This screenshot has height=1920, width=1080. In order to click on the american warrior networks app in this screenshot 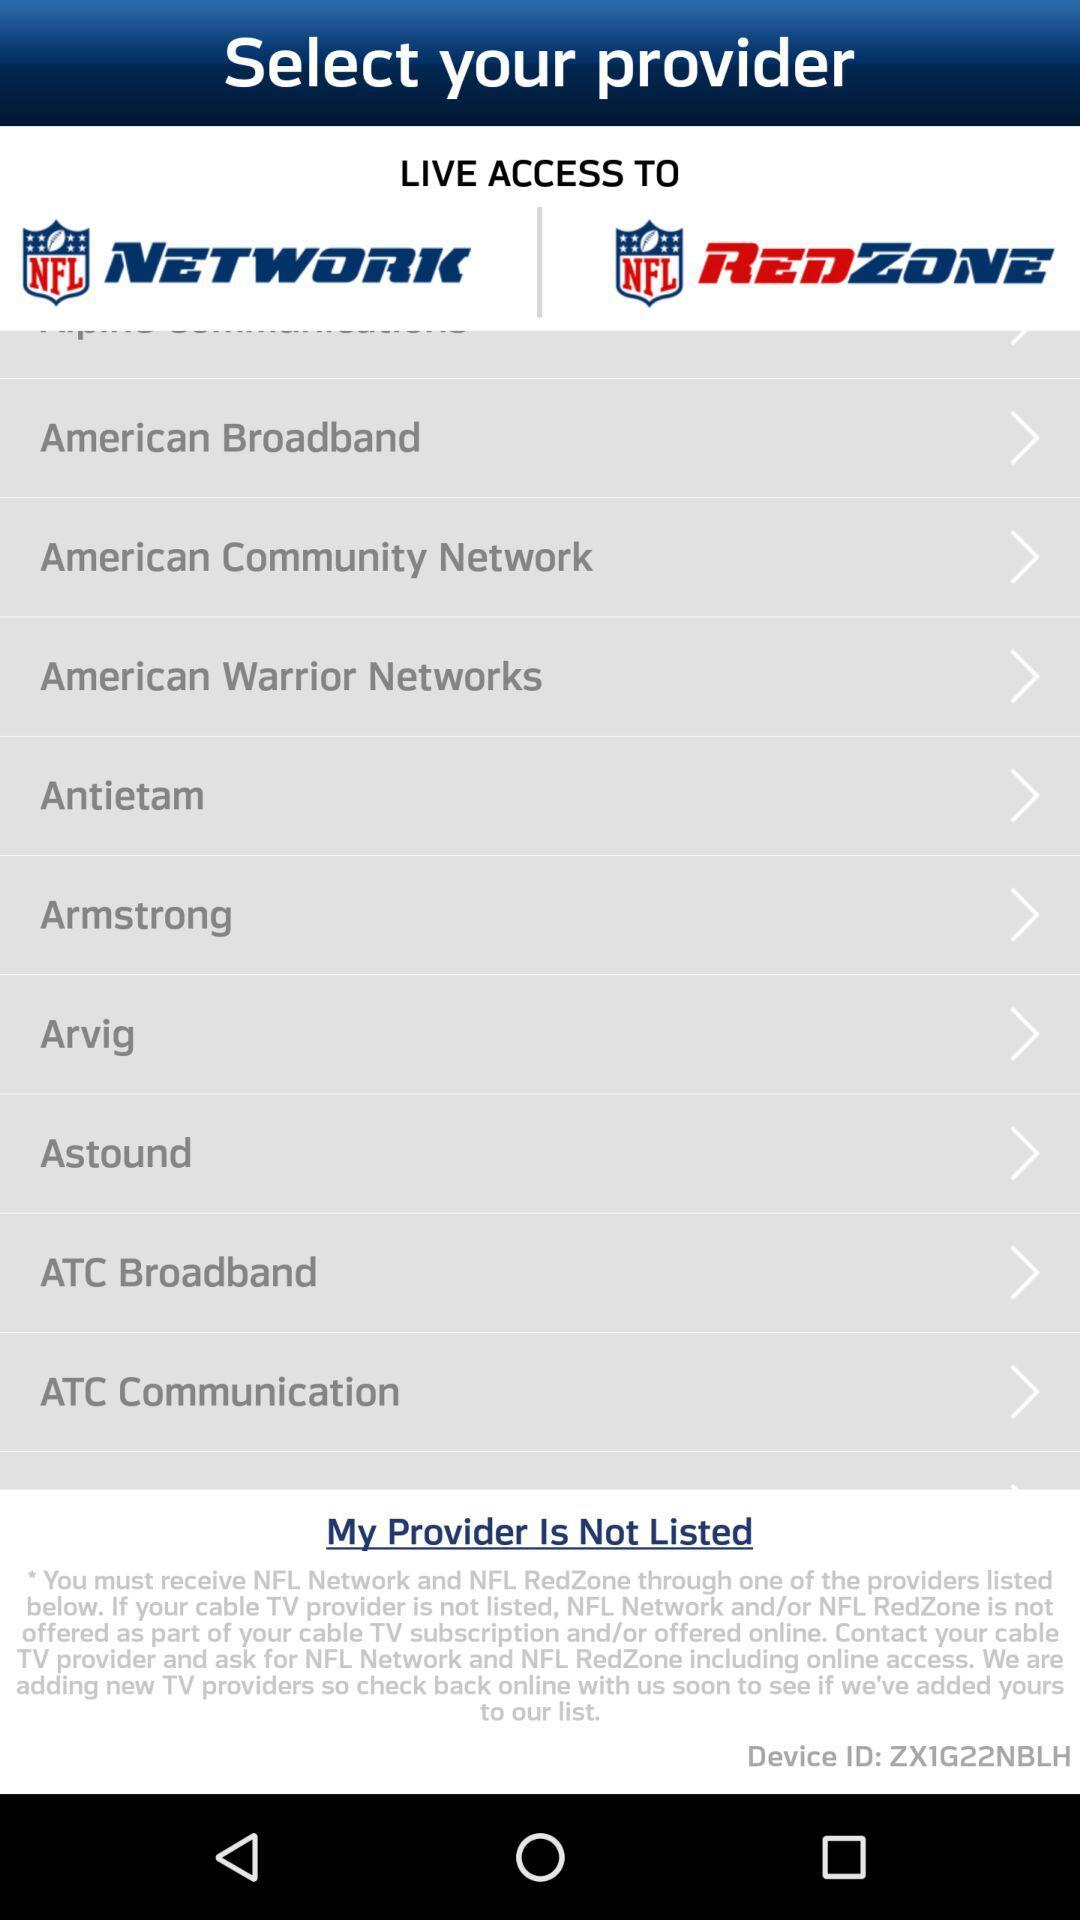, I will do `click(559, 676)`.